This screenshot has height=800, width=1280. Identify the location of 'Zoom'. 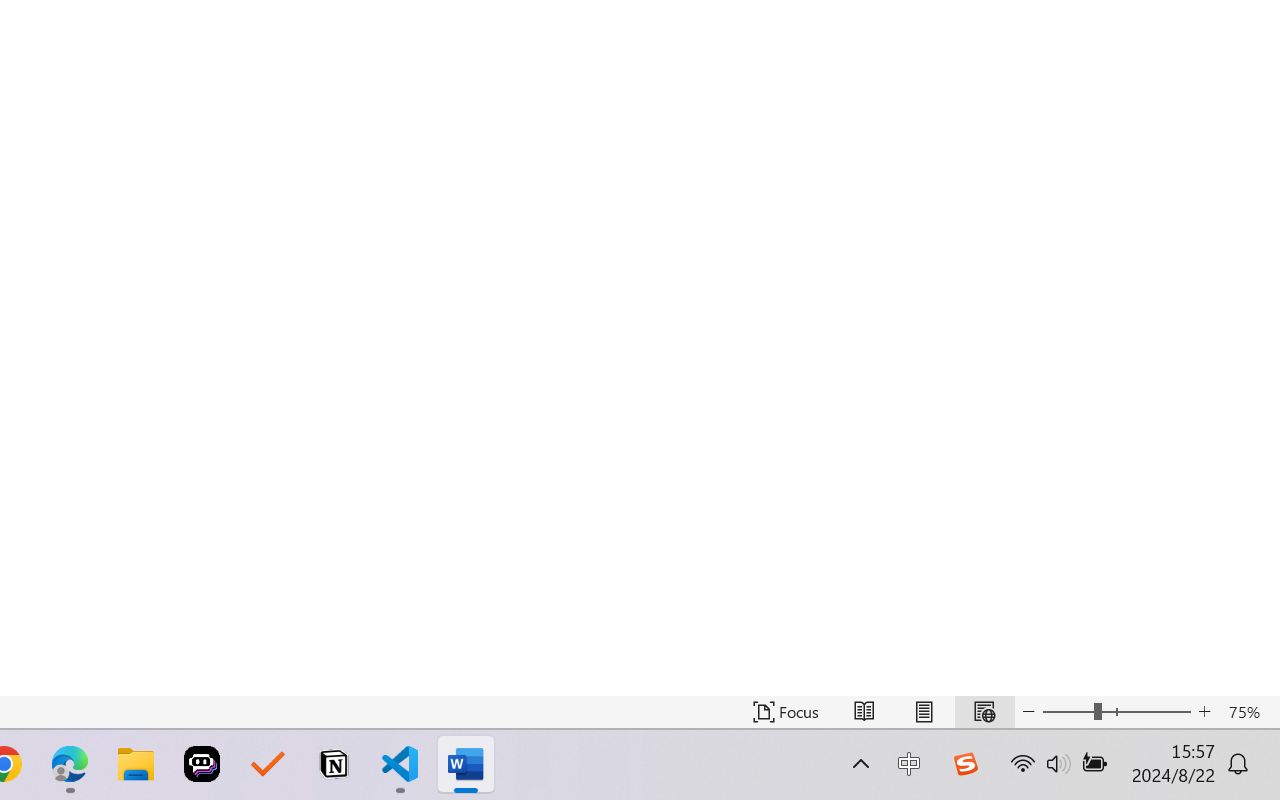
(1115, 711).